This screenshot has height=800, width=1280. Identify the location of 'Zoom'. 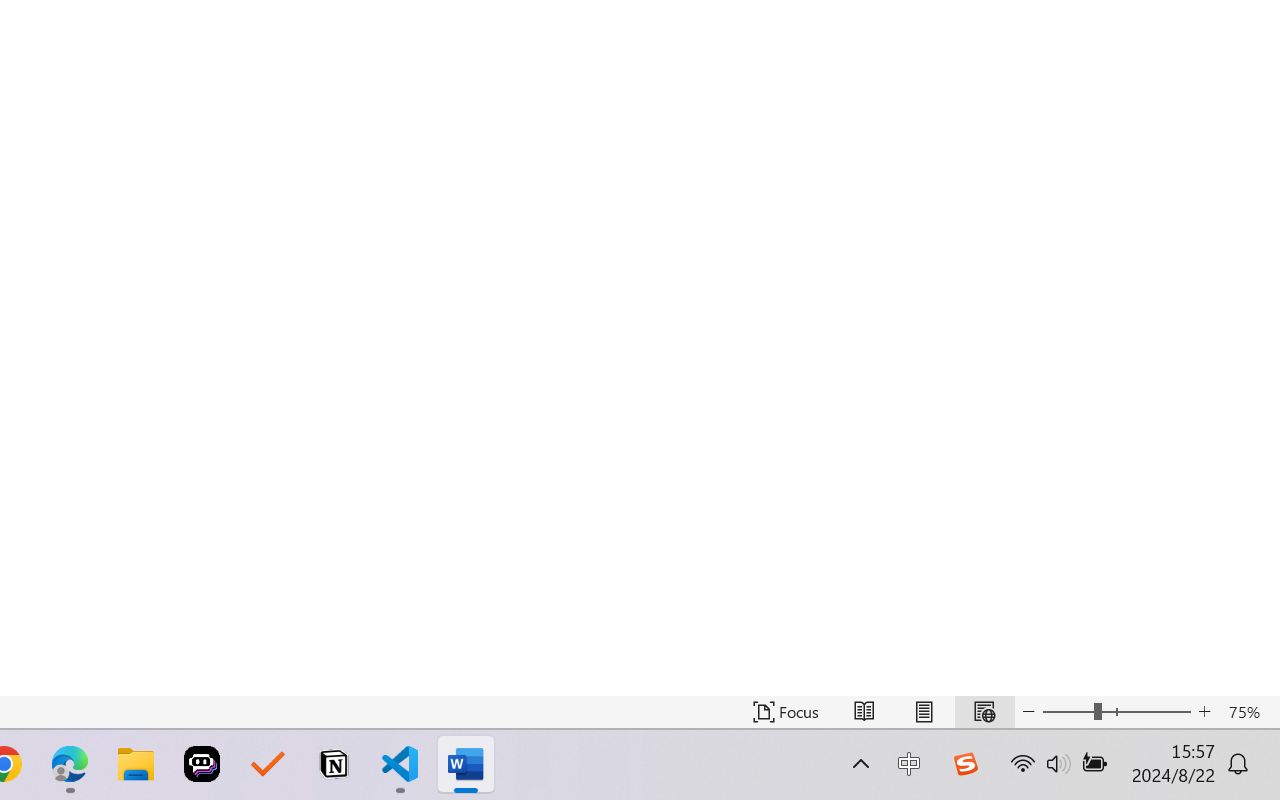
(1115, 711).